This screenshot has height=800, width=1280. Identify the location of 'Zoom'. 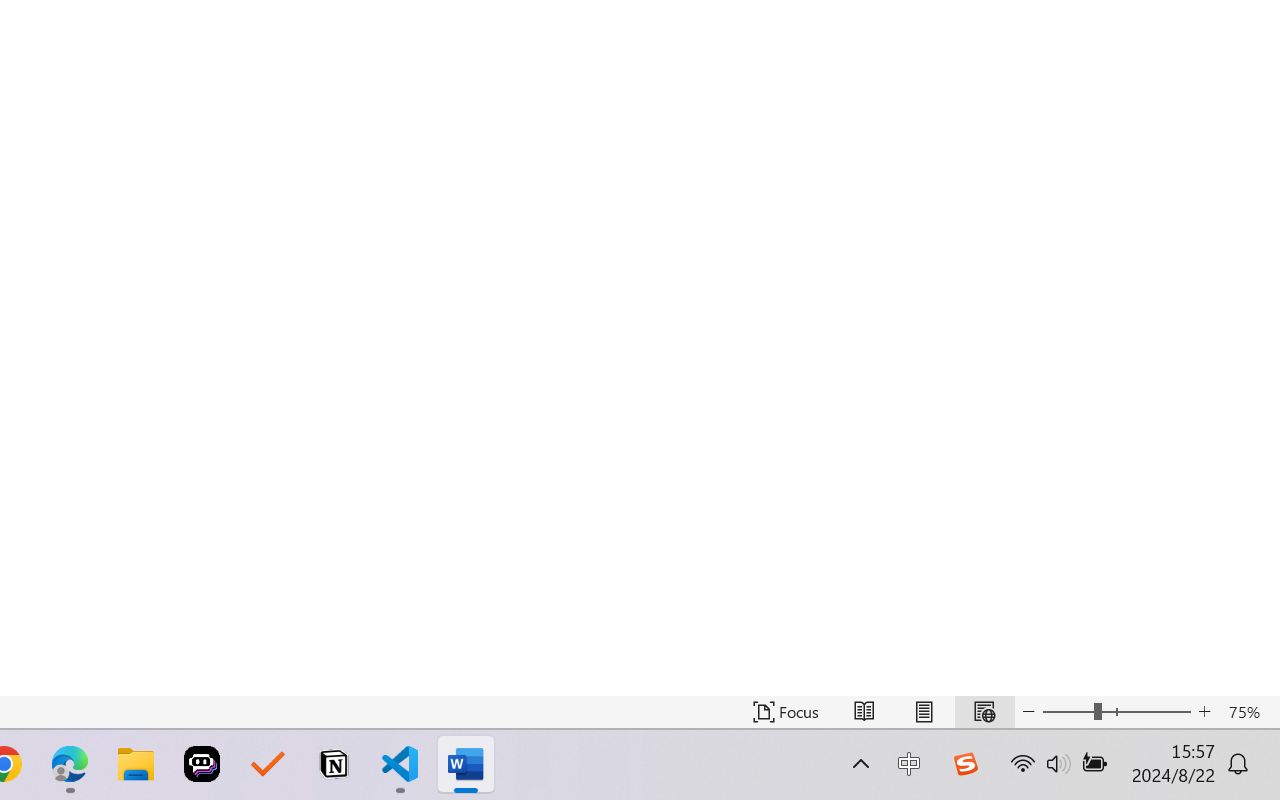
(1115, 711).